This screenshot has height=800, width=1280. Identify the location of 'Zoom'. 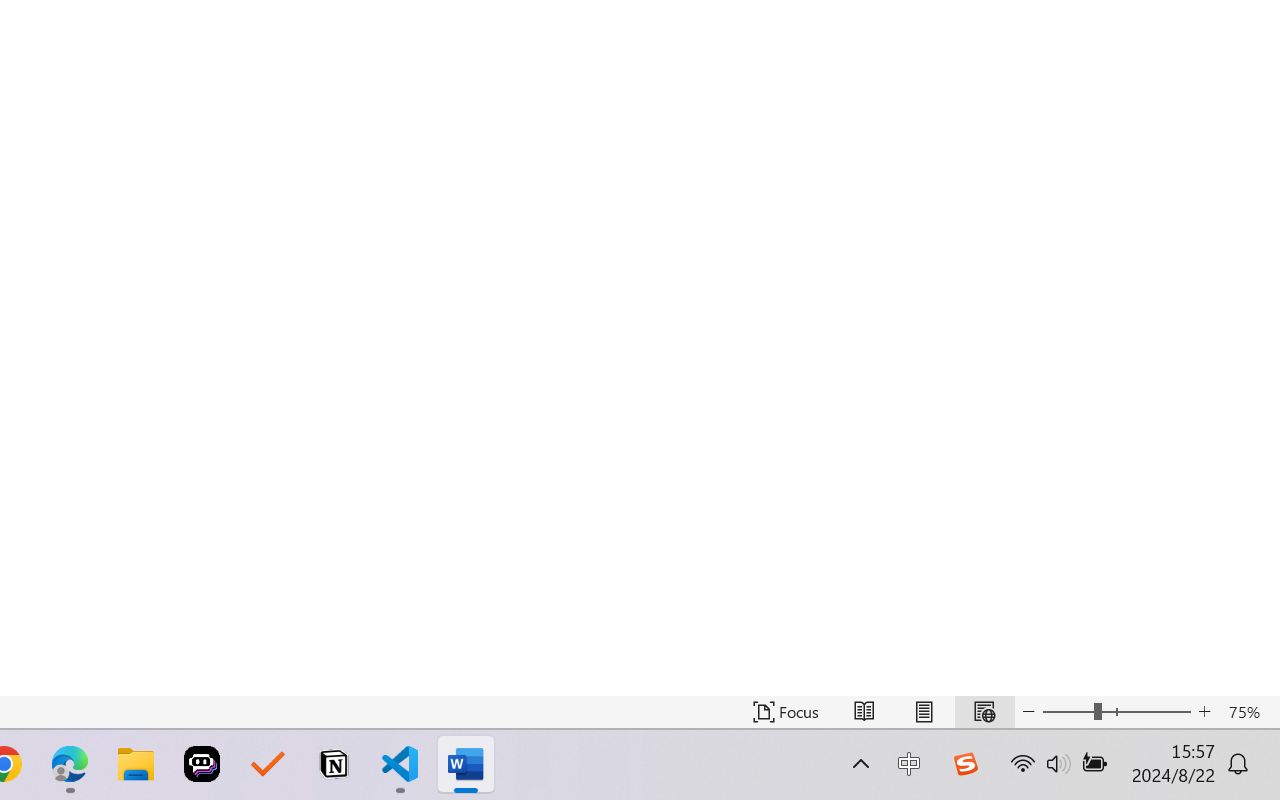
(1115, 711).